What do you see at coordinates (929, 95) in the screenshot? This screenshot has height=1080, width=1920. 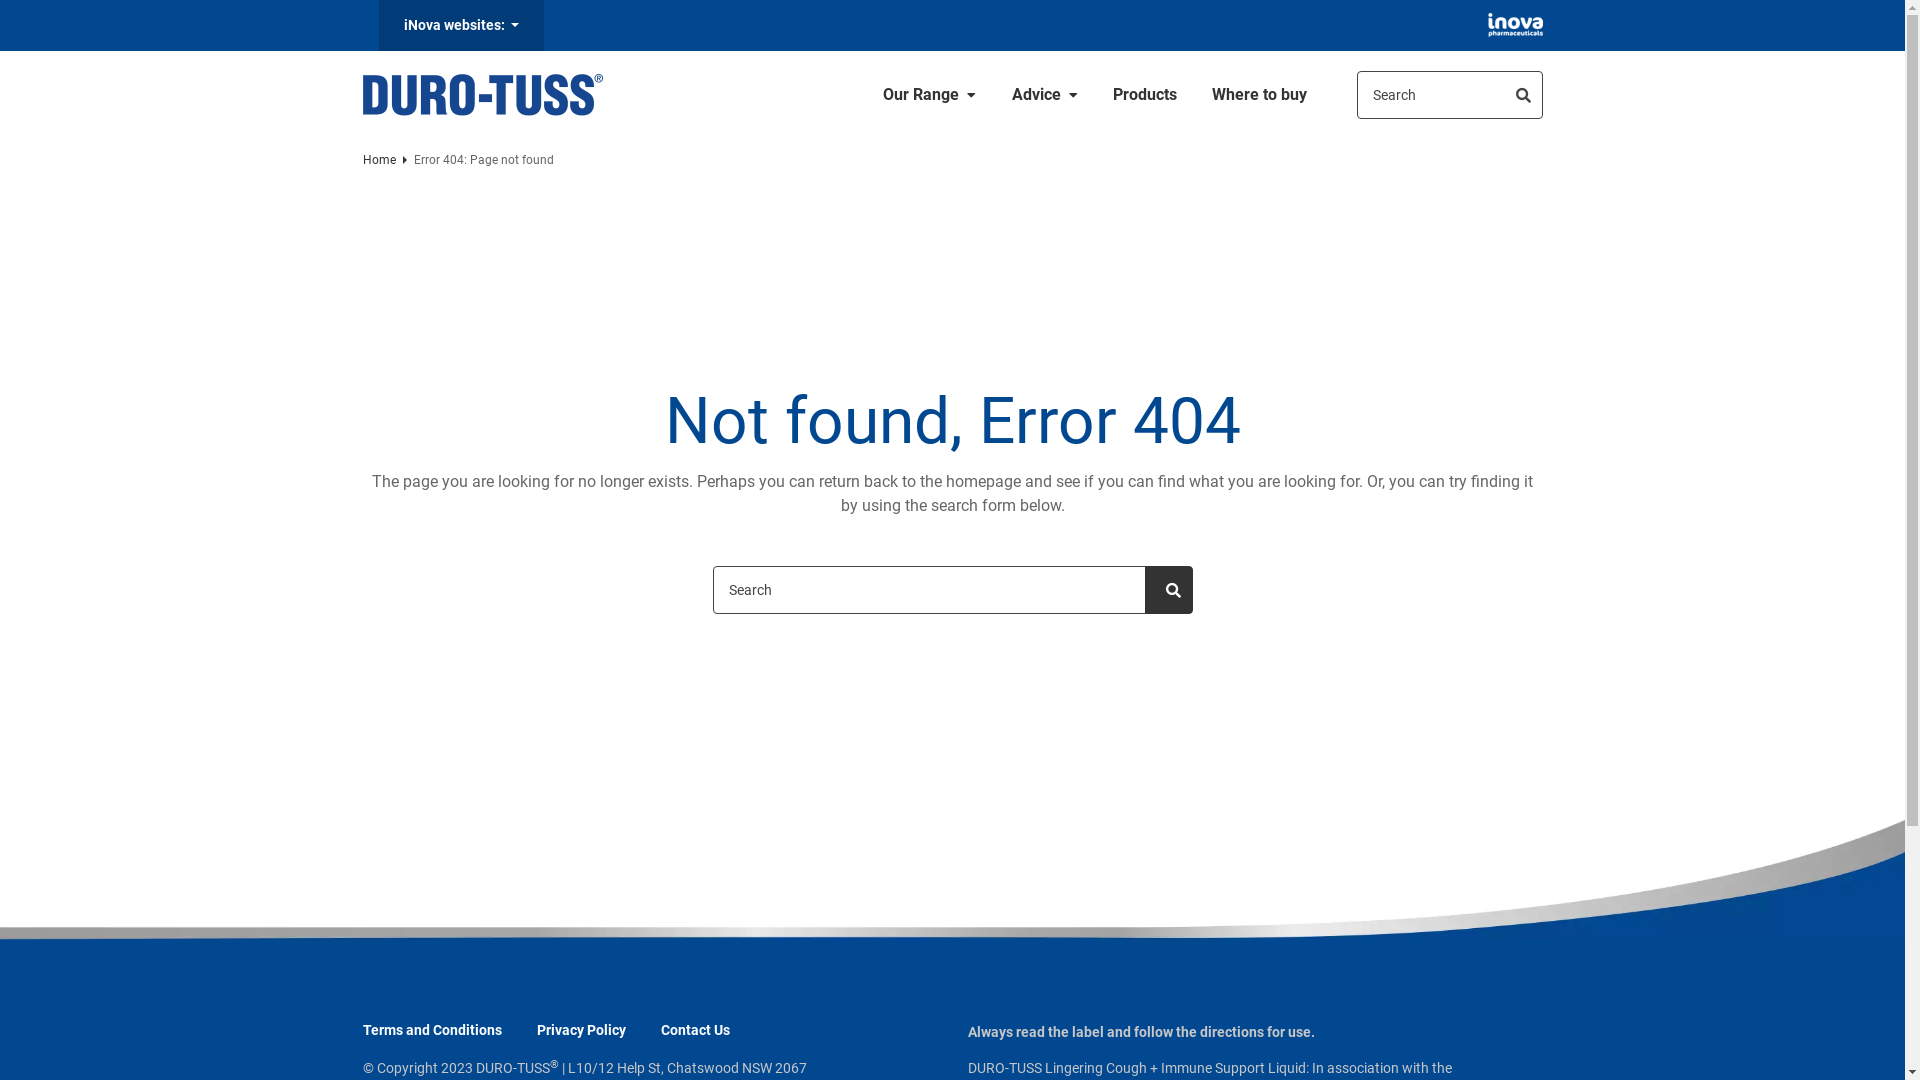 I see `'Our Range'` at bounding box center [929, 95].